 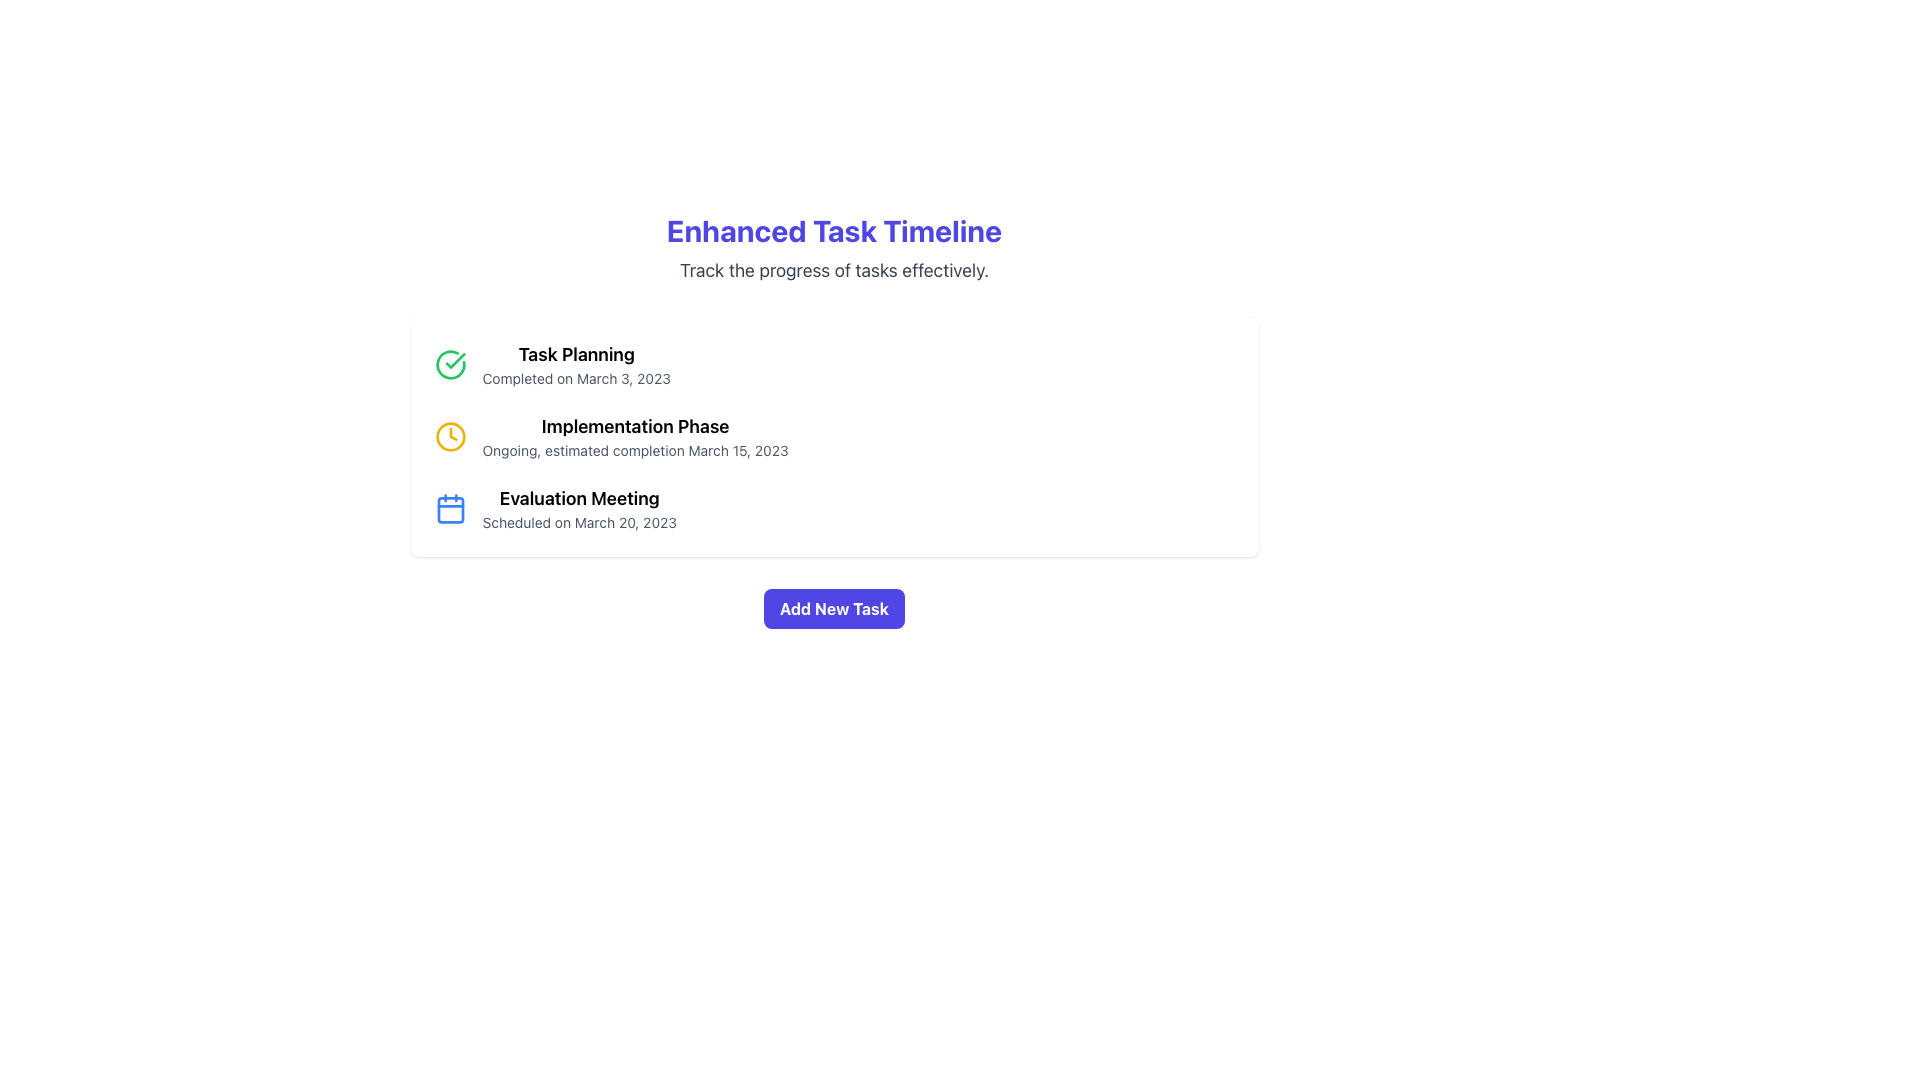 I want to click on the button that initiates the process of adding a new task to the timeline, located at the bottom of the layout, so click(x=834, y=608).